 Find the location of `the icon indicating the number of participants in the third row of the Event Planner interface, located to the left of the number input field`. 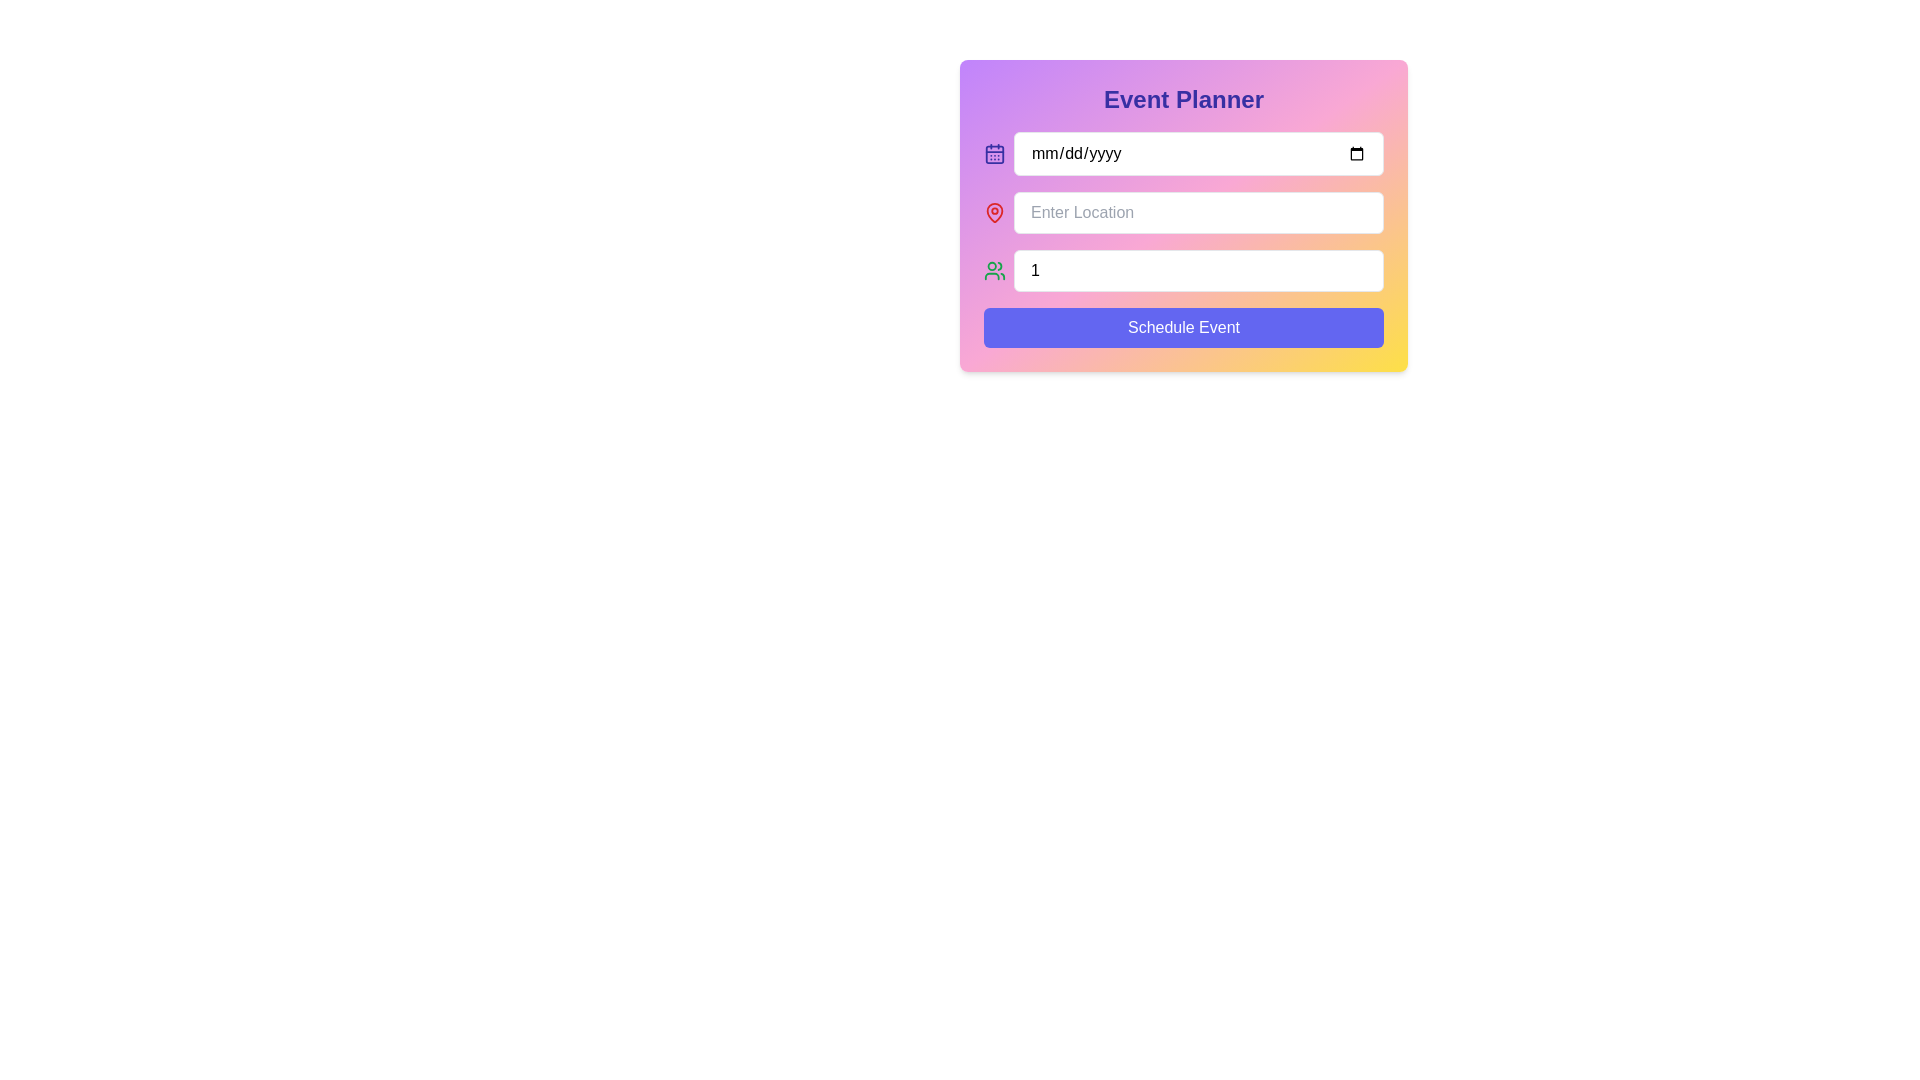

the icon indicating the number of participants in the third row of the Event Planner interface, located to the left of the number input field is located at coordinates (994, 270).